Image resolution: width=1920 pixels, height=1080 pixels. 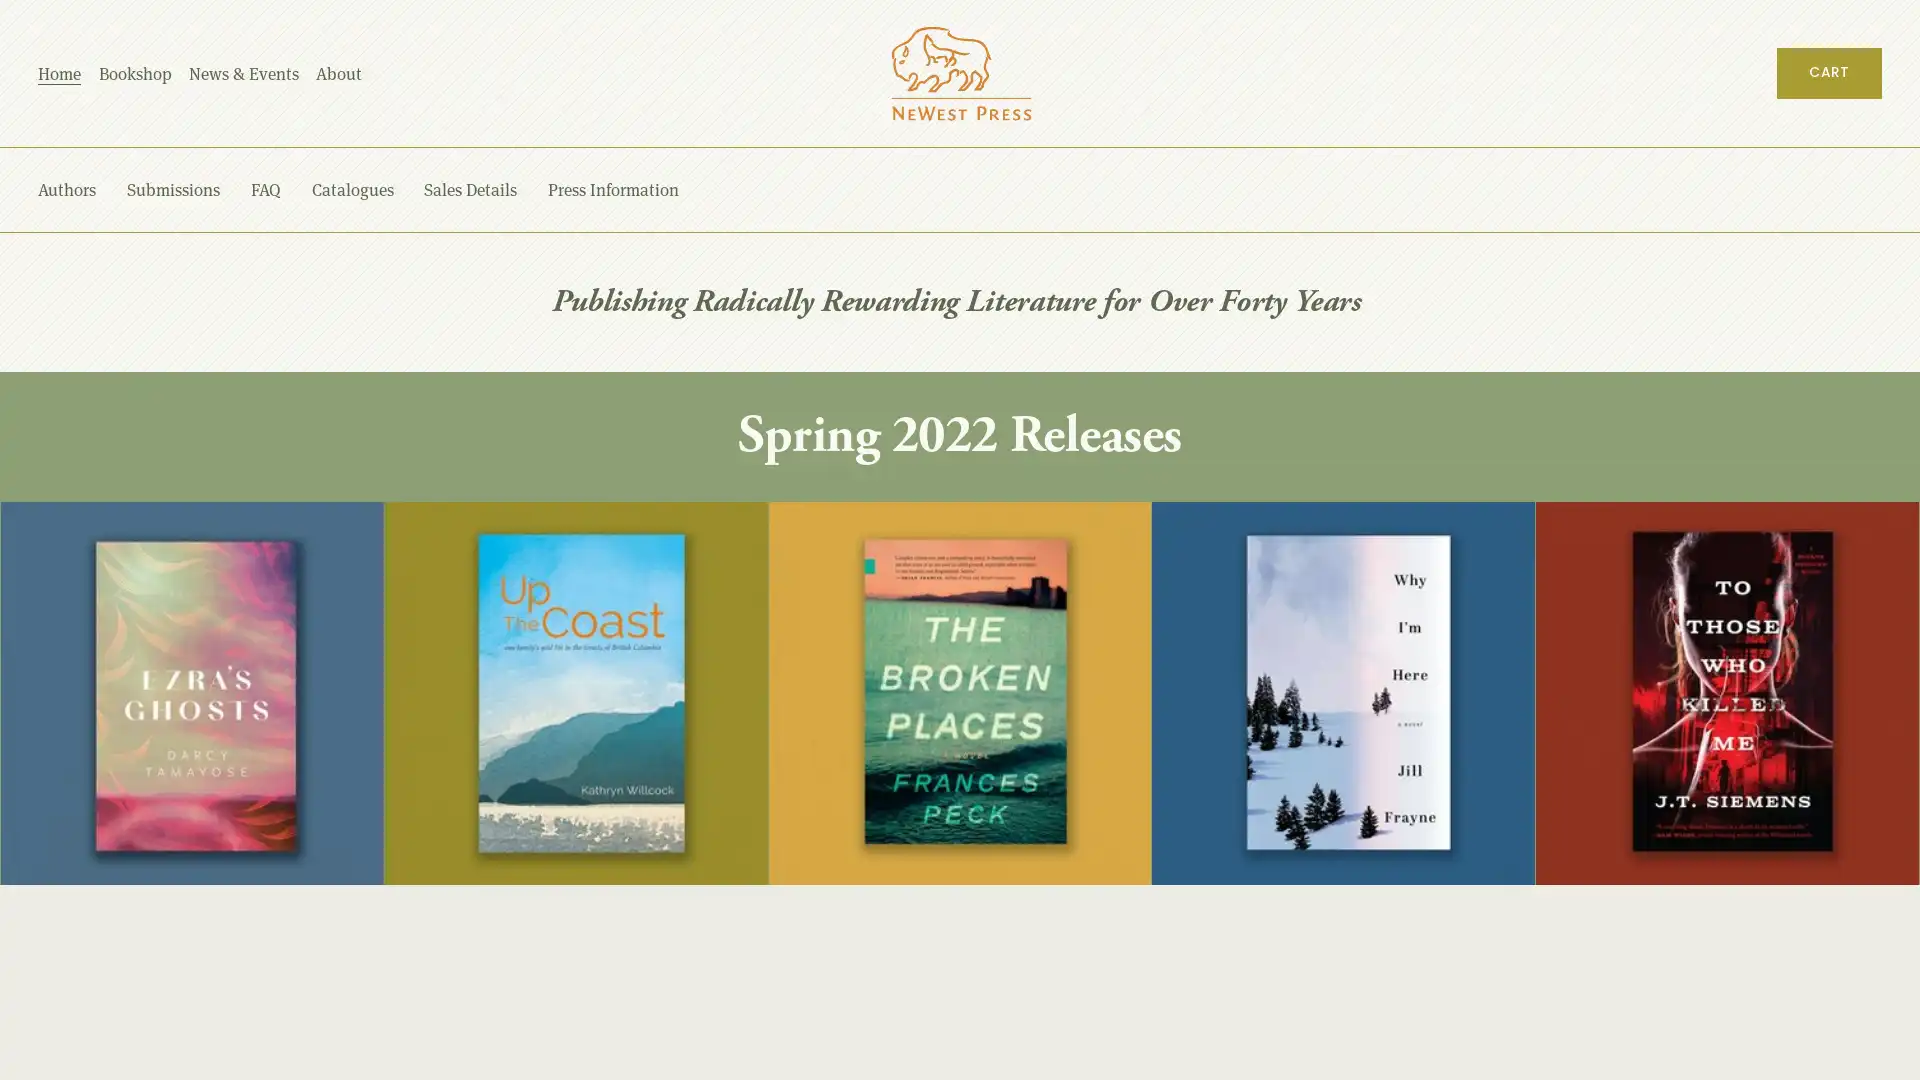 I want to click on Close, so click(x=1818, y=548).